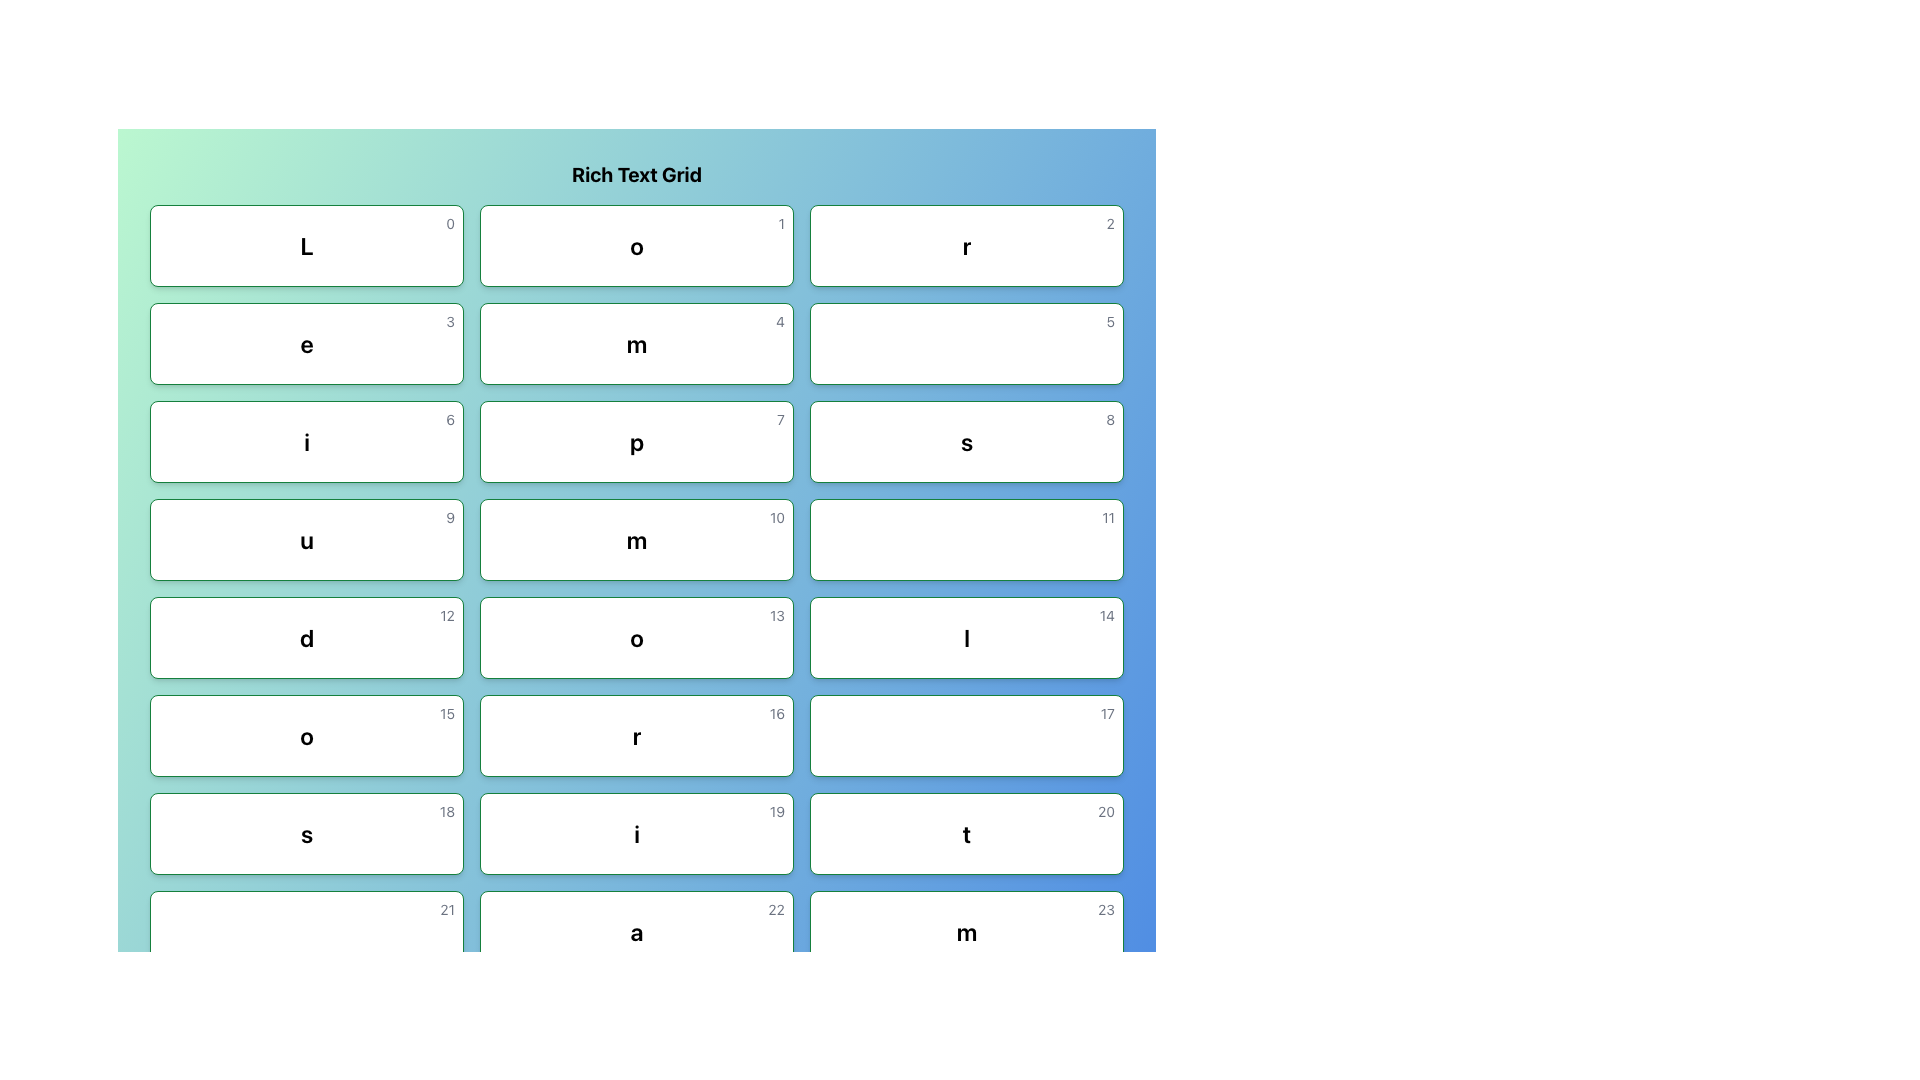 The width and height of the screenshot is (1920, 1080). What do you see at coordinates (306, 441) in the screenshot?
I see `the text-based UI component styled as a title or header that prominently features the letter 'i' within the grid layout` at bounding box center [306, 441].